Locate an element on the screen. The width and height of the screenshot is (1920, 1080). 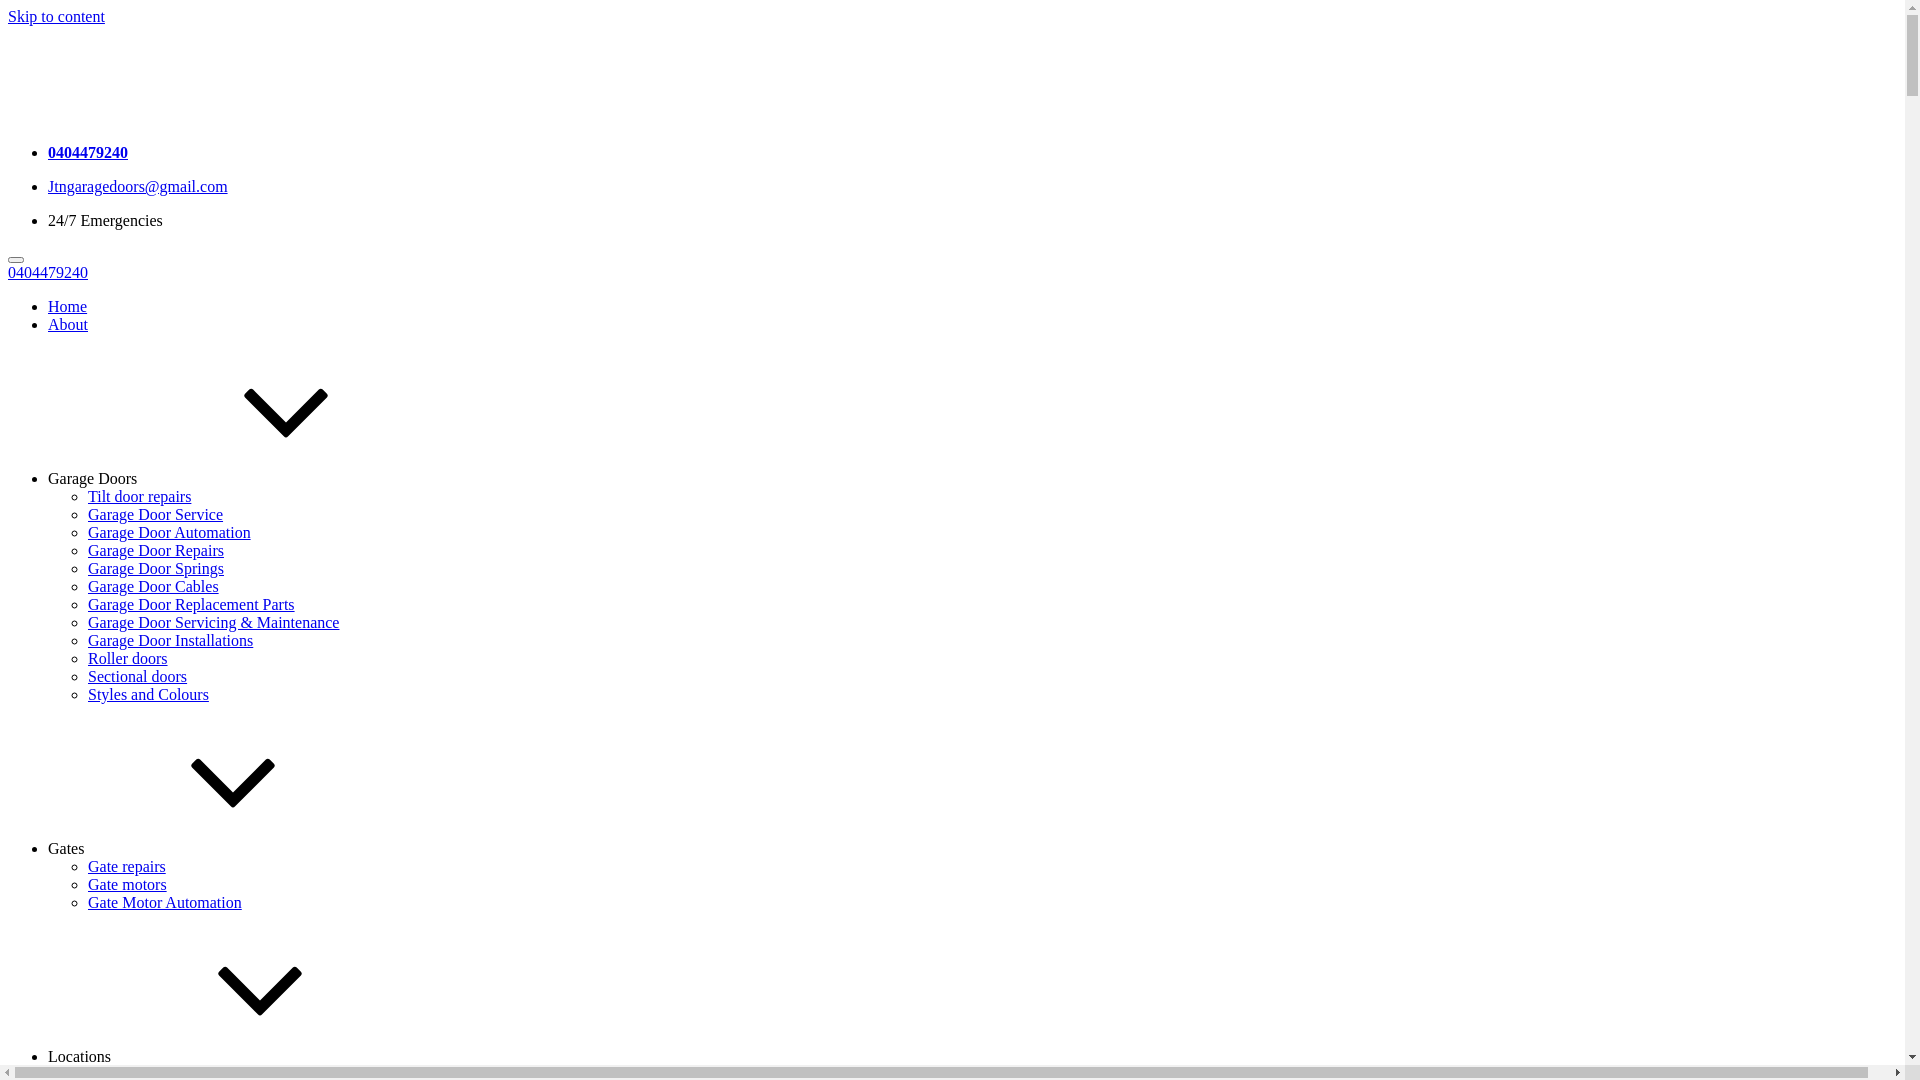
'Gate motors' is located at coordinates (126, 883).